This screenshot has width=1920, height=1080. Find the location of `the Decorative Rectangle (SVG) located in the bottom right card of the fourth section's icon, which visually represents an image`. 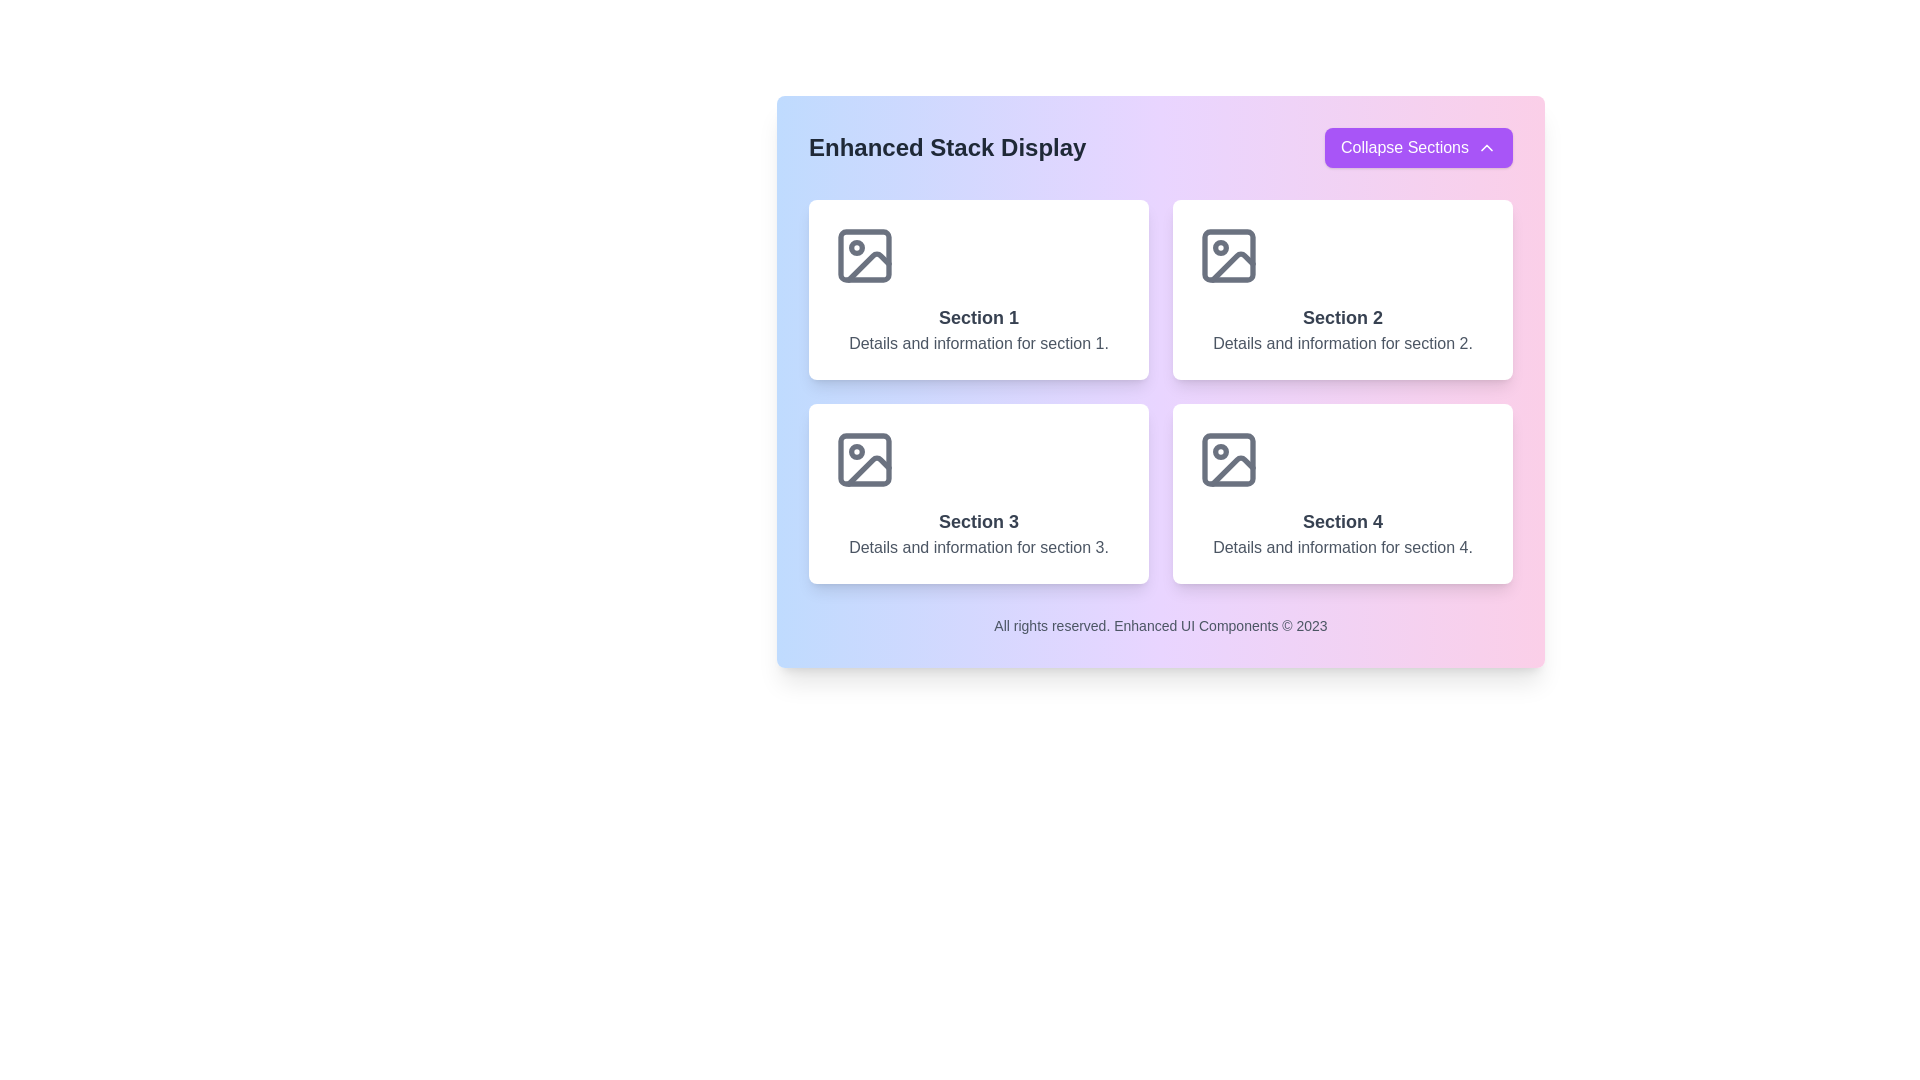

the Decorative Rectangle (SVG) located in the bottom right card of the fourth section's icon, which visually represents an image is located at coordinates (1227, 459).